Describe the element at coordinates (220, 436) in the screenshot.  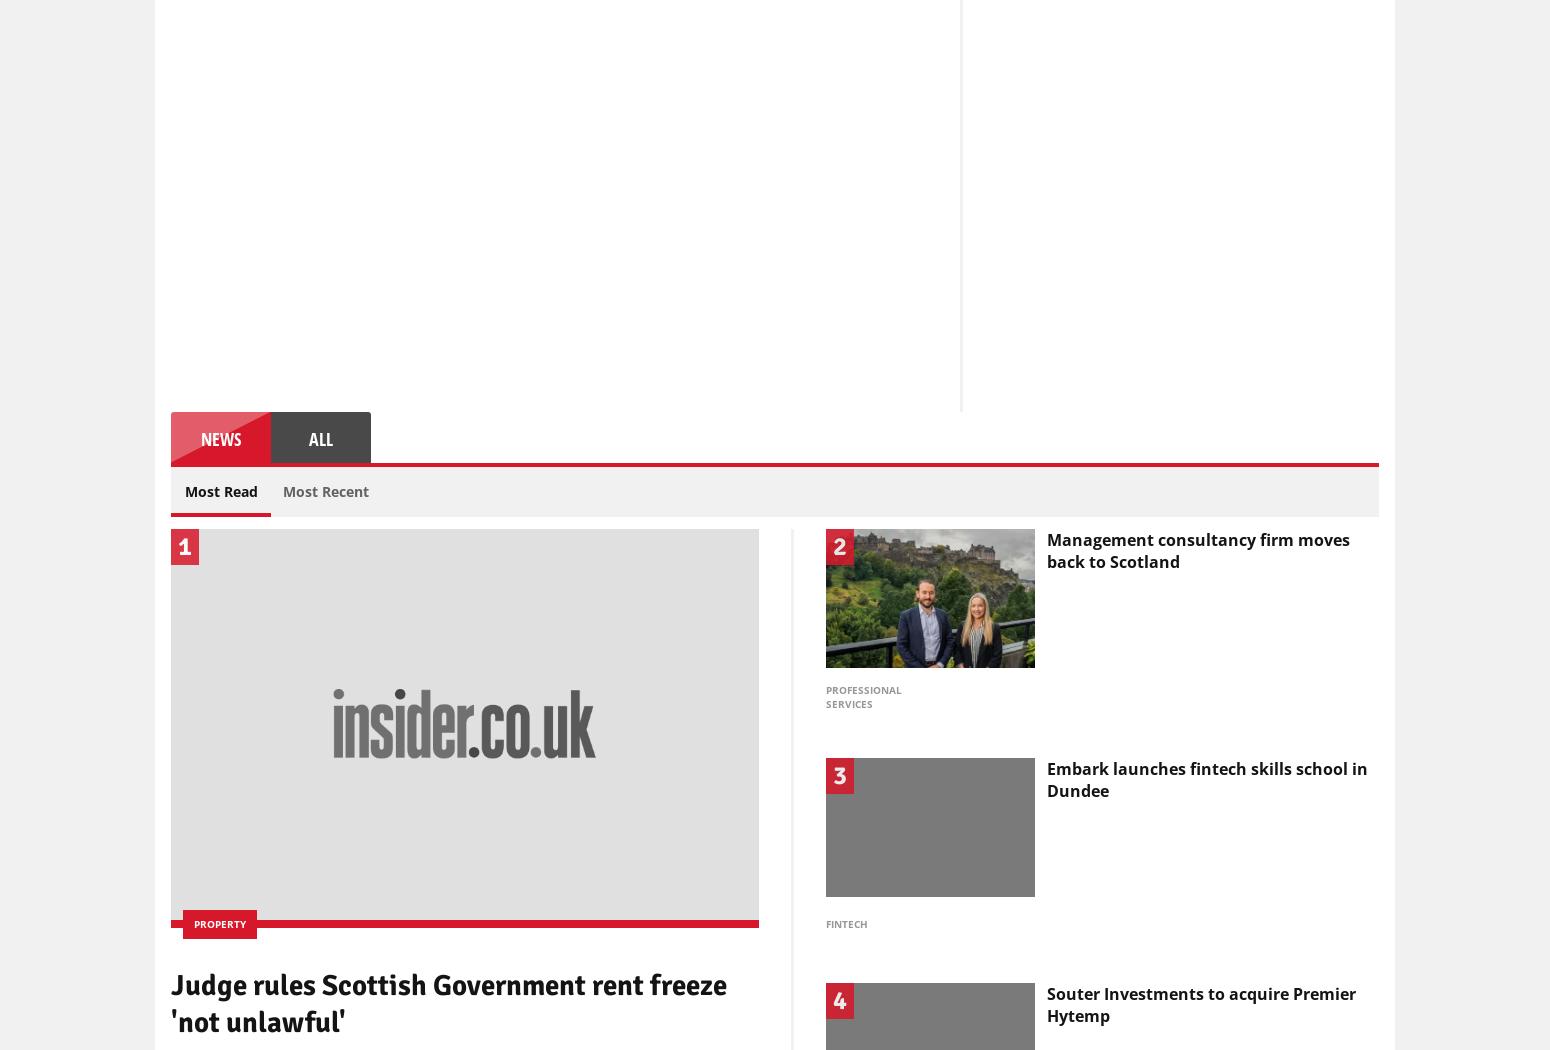
I see `'News'` at that location.